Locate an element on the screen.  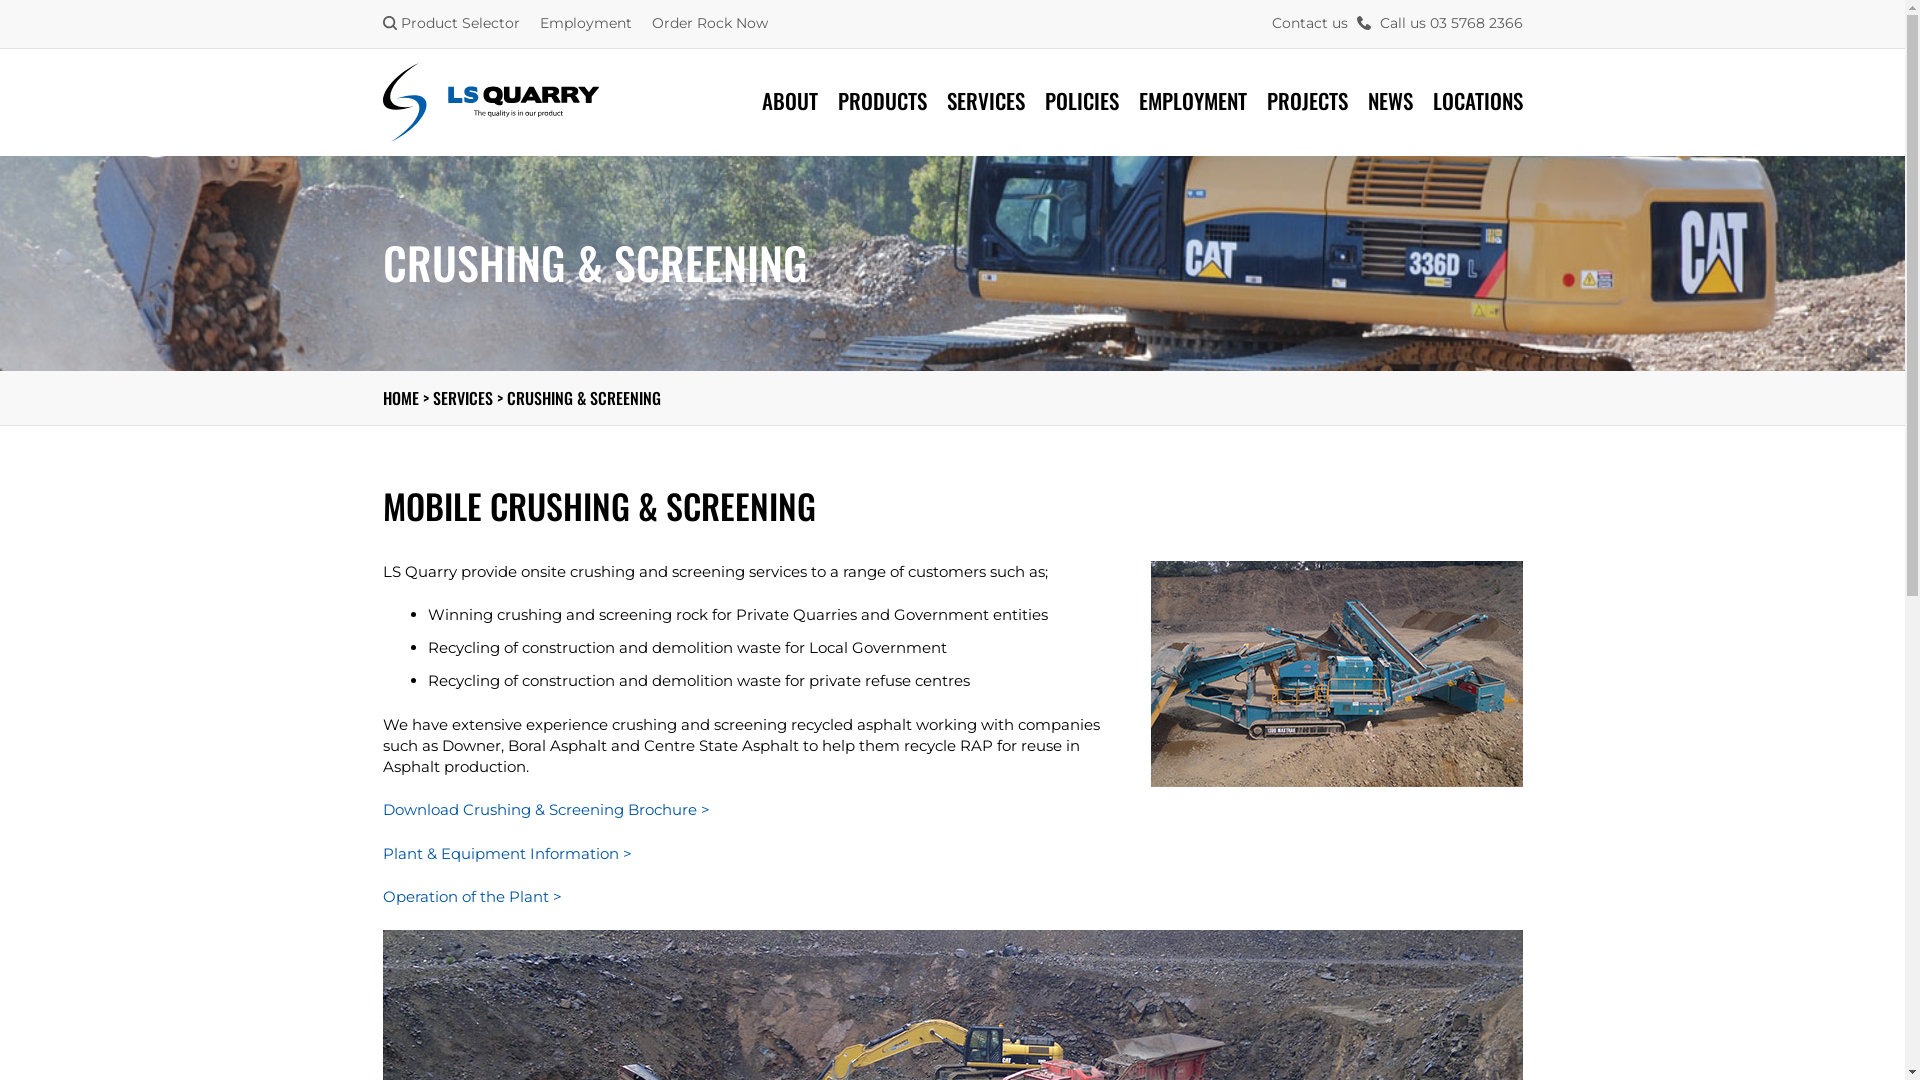
'HOME' is located at coordinates (399, 397).